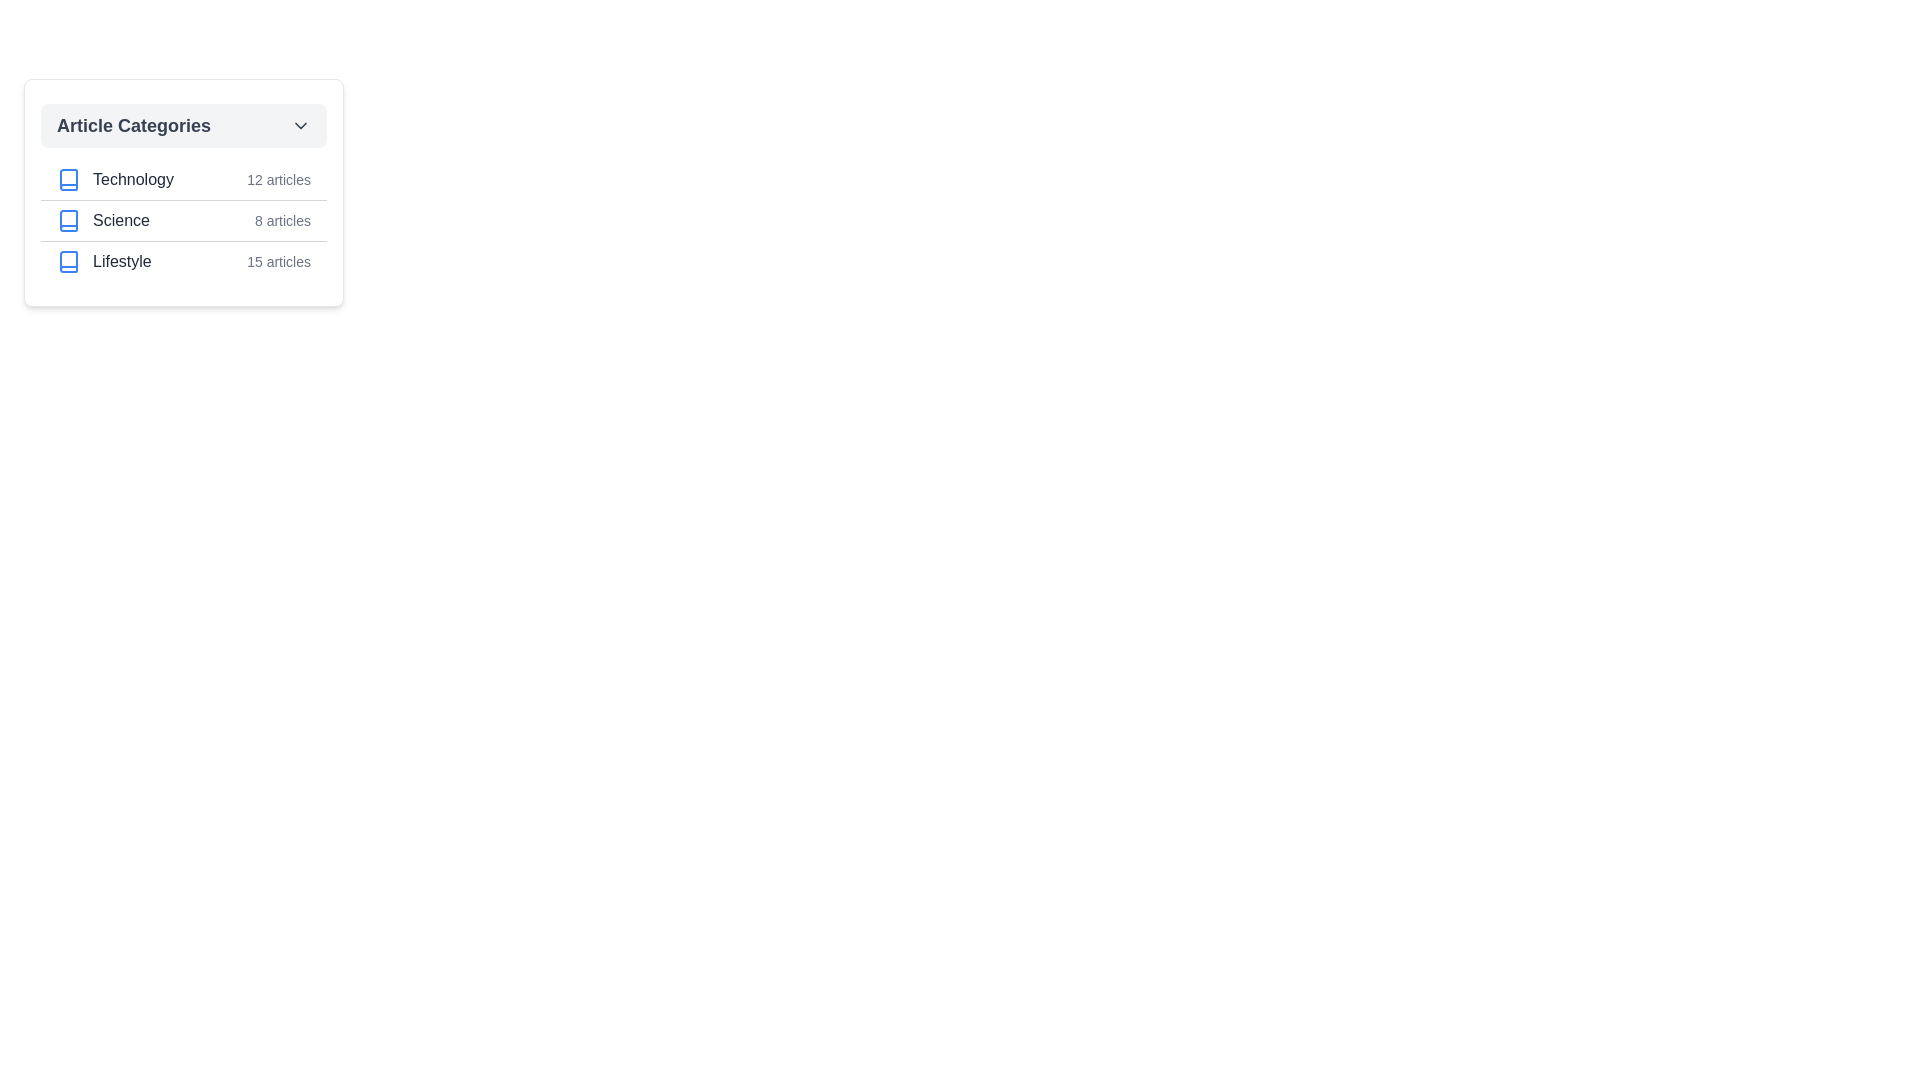 The image size is (1920, 1080). What do you see at coordinates (278, 261) in the screenshot?
I see `the text label displaying the number of articles available under the 'Lifestyle' category, which is located to the right of the 'Lifestyle' text in the 'Article Categories' section` at bounding box center [278, 261].